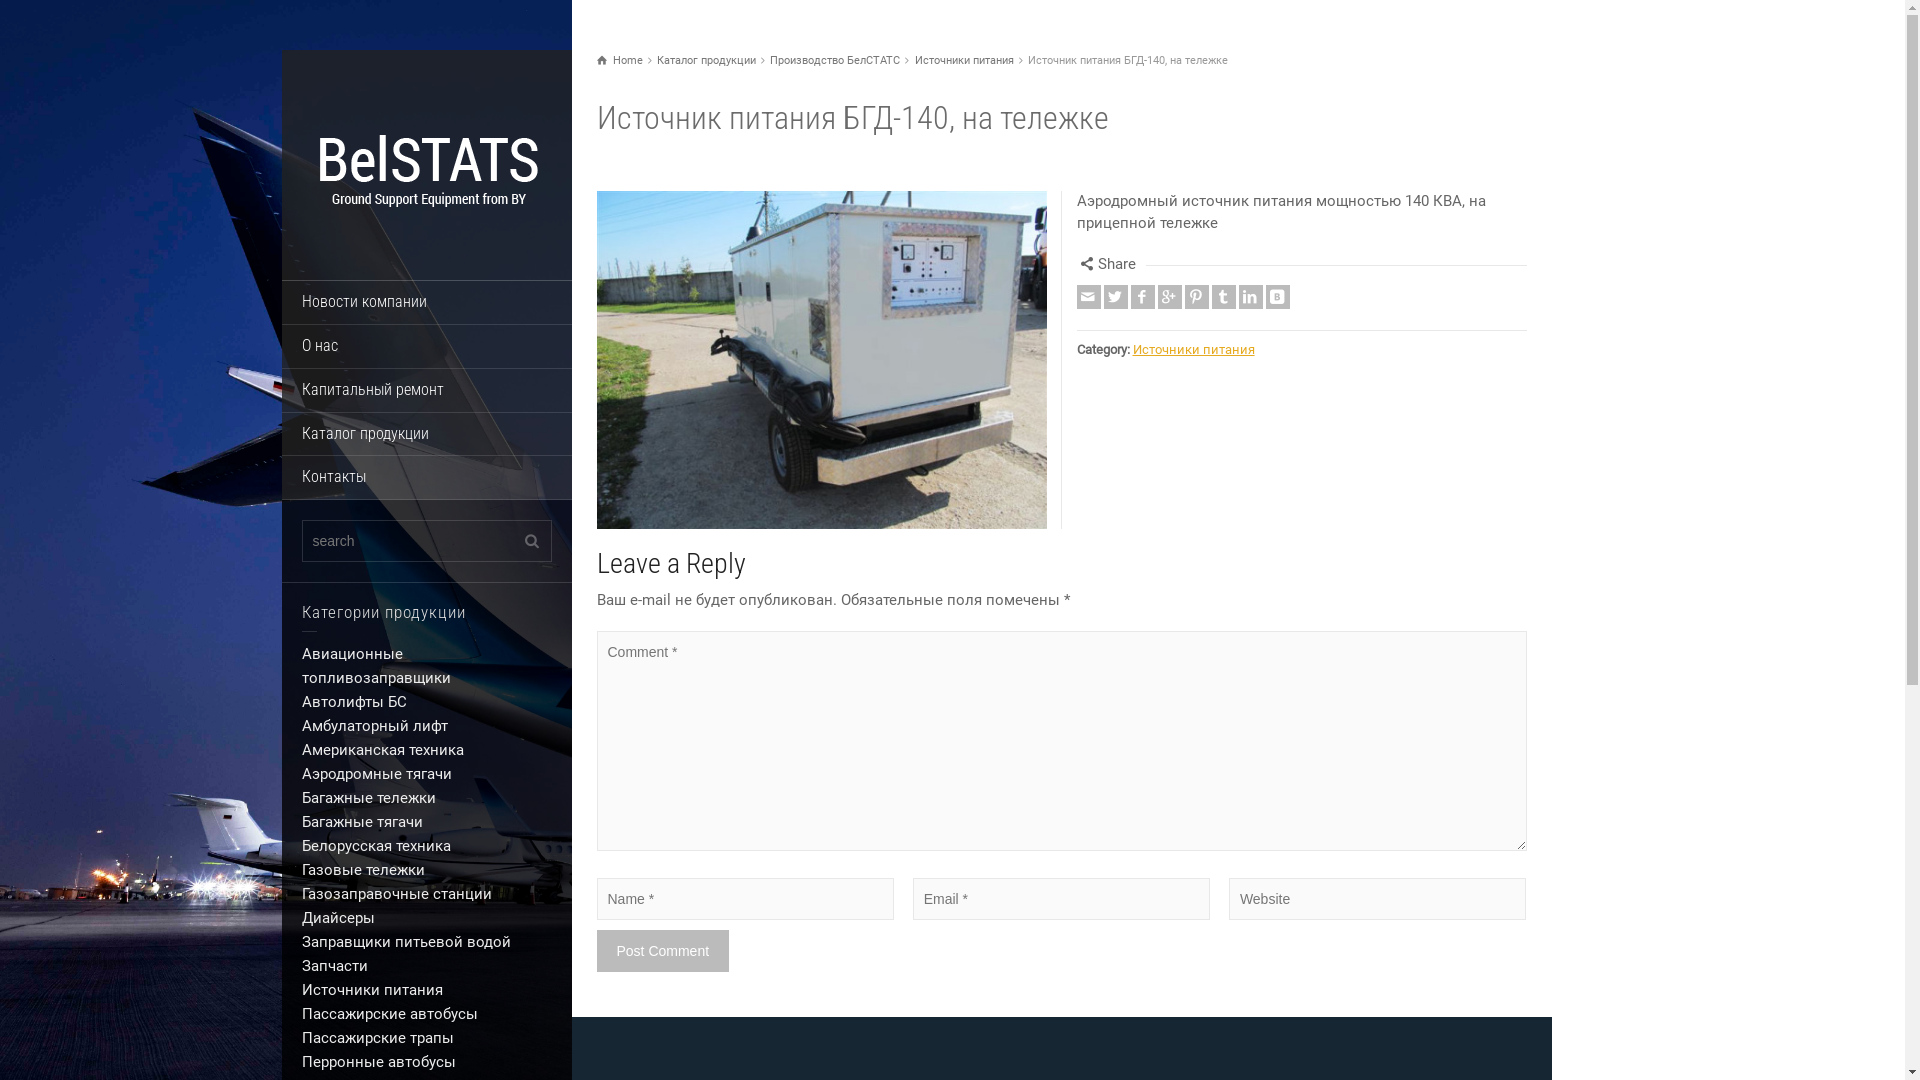 The width and height of the screenshot is (1920, 1080). I want to click on 'Facebook', so click(1142, 297).